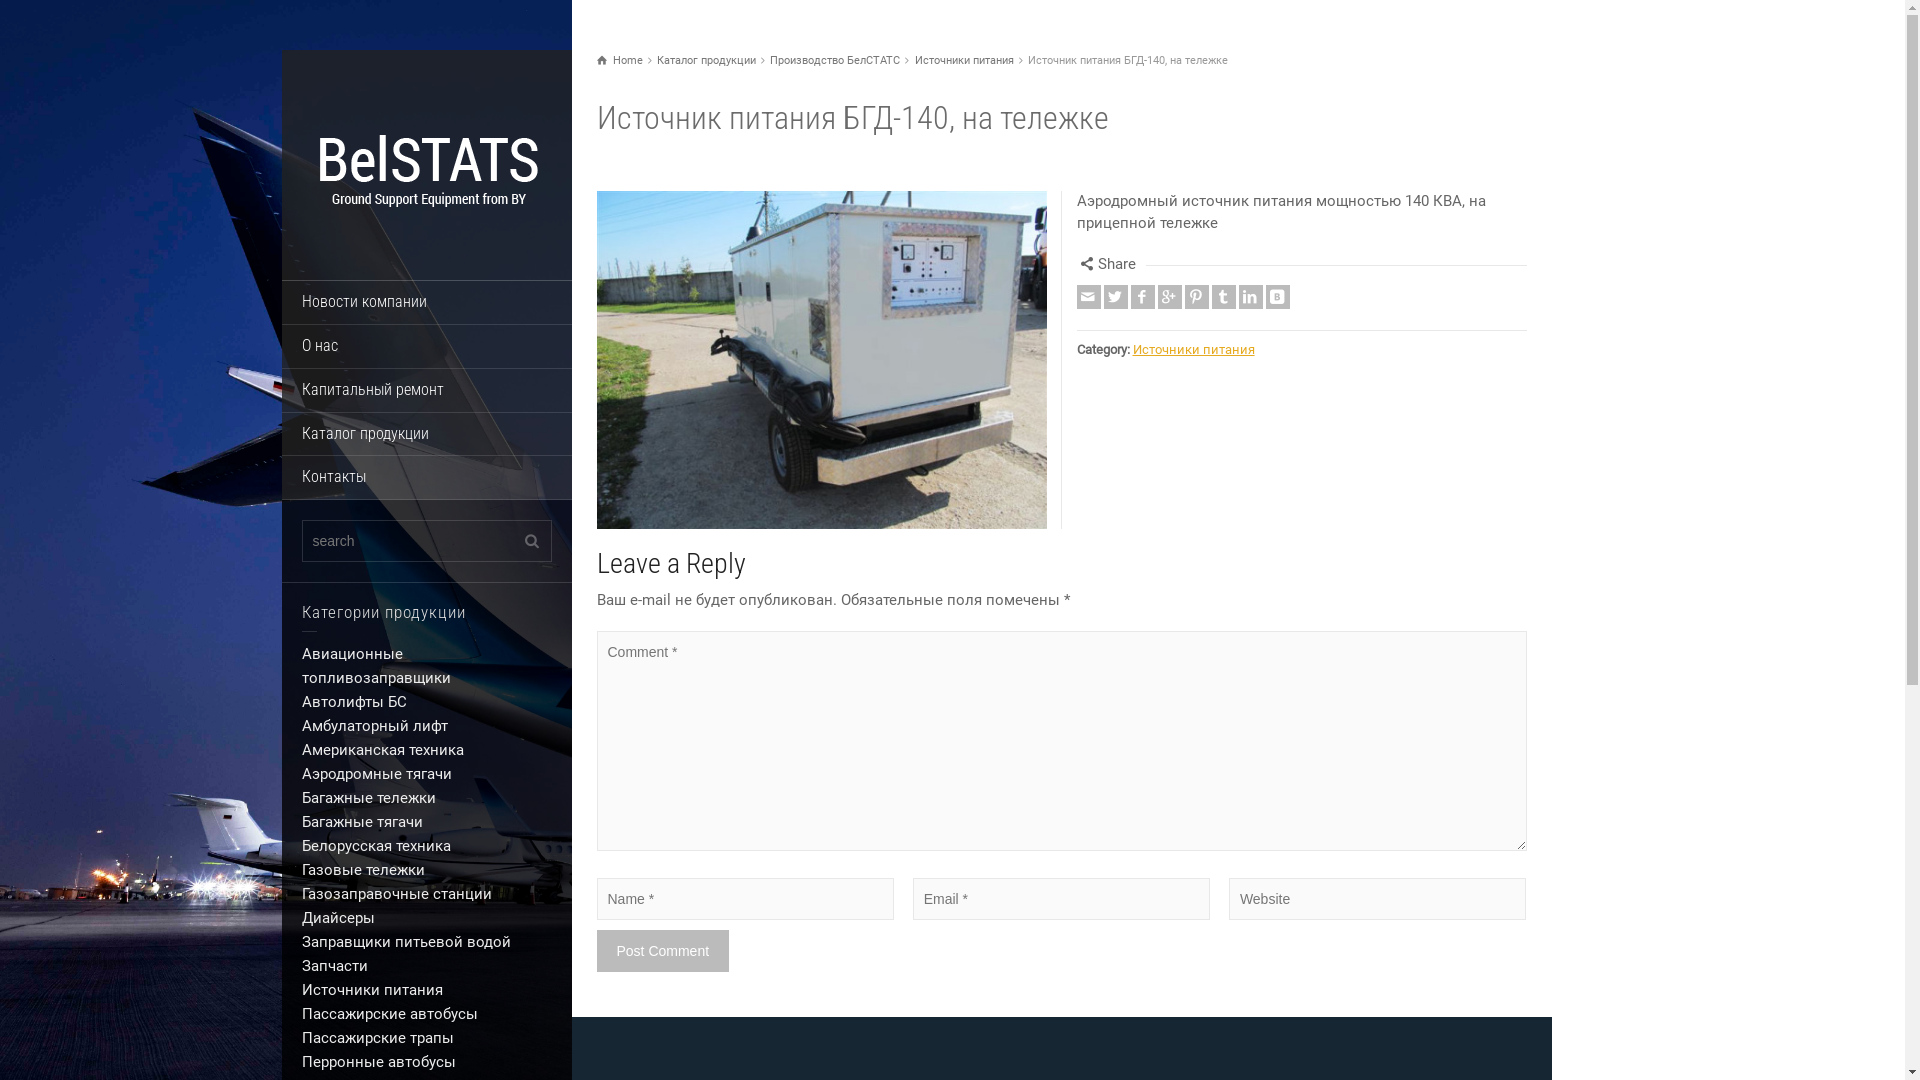 The width and height of the screenshot is (1920, 1080). I want to click on 'Facebook', so click(1142, 297).